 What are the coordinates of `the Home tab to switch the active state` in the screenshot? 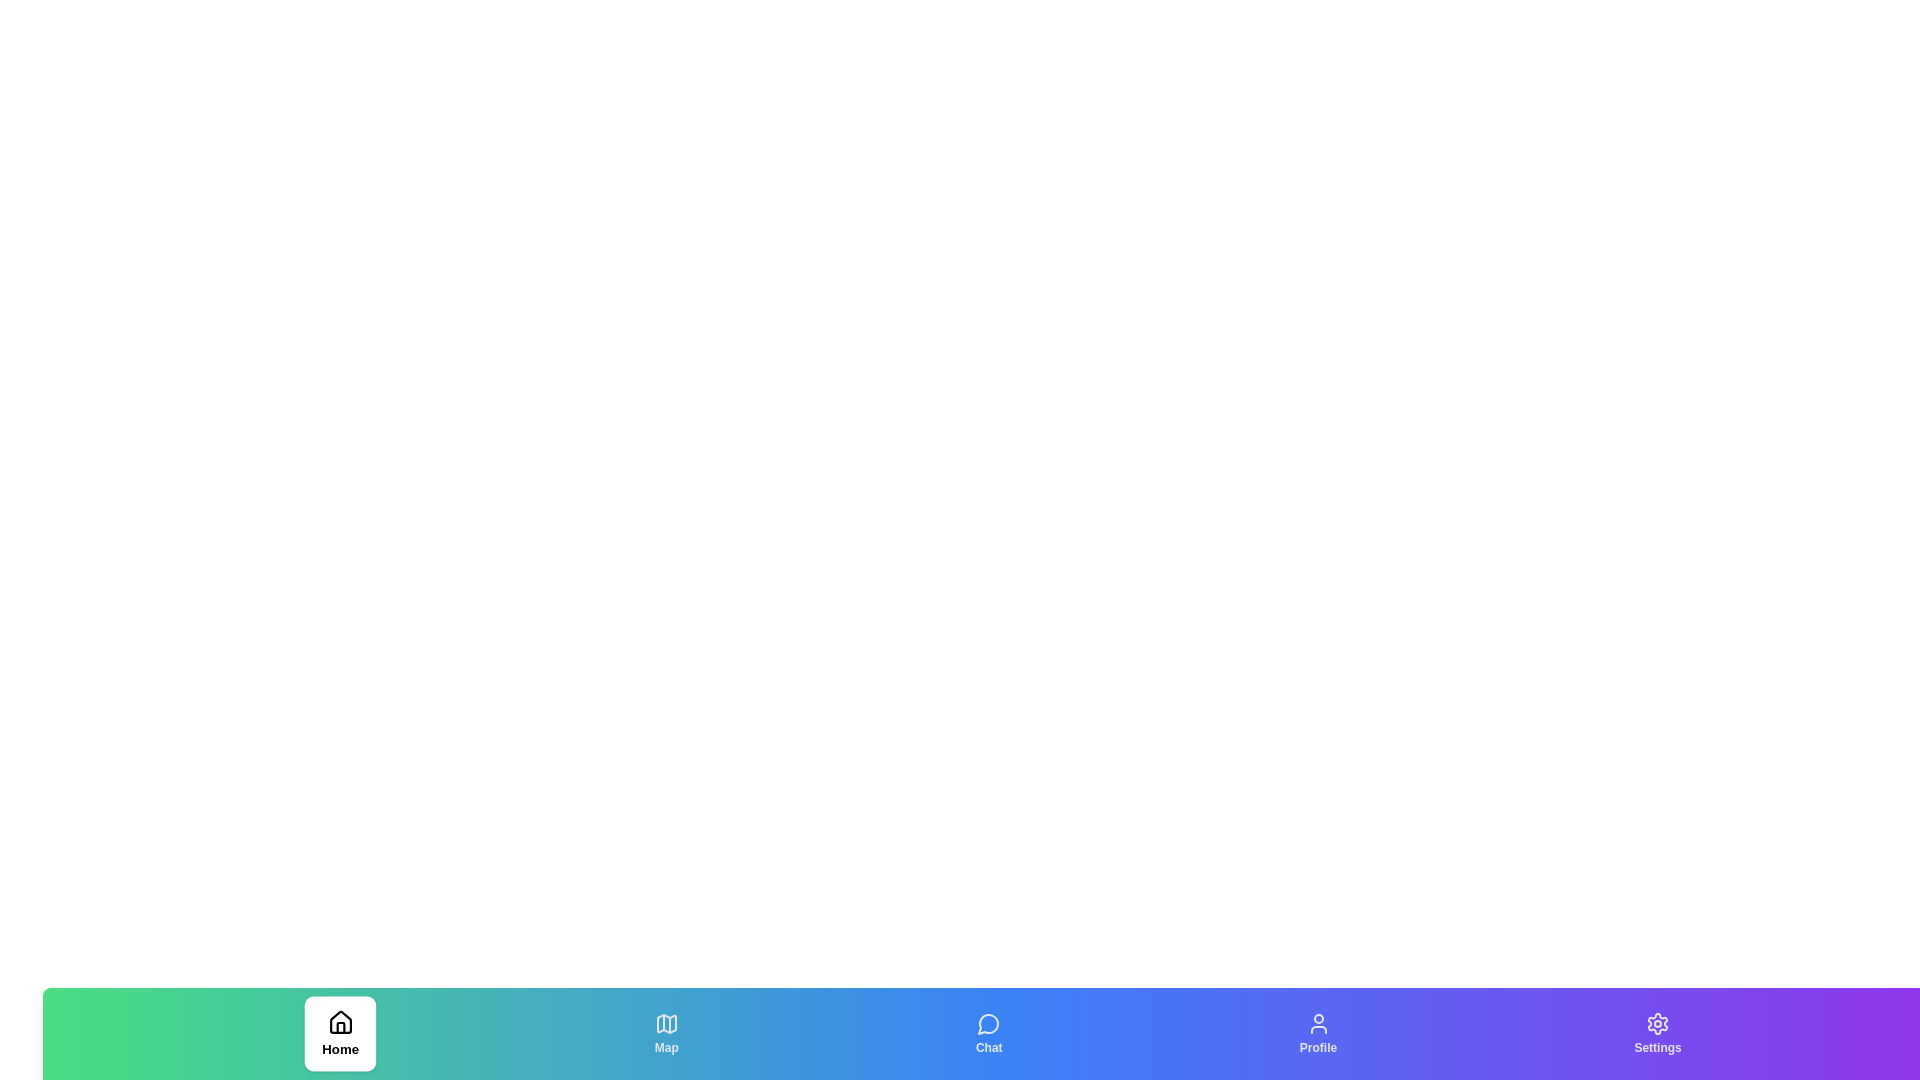 It's located at (340, 1033).